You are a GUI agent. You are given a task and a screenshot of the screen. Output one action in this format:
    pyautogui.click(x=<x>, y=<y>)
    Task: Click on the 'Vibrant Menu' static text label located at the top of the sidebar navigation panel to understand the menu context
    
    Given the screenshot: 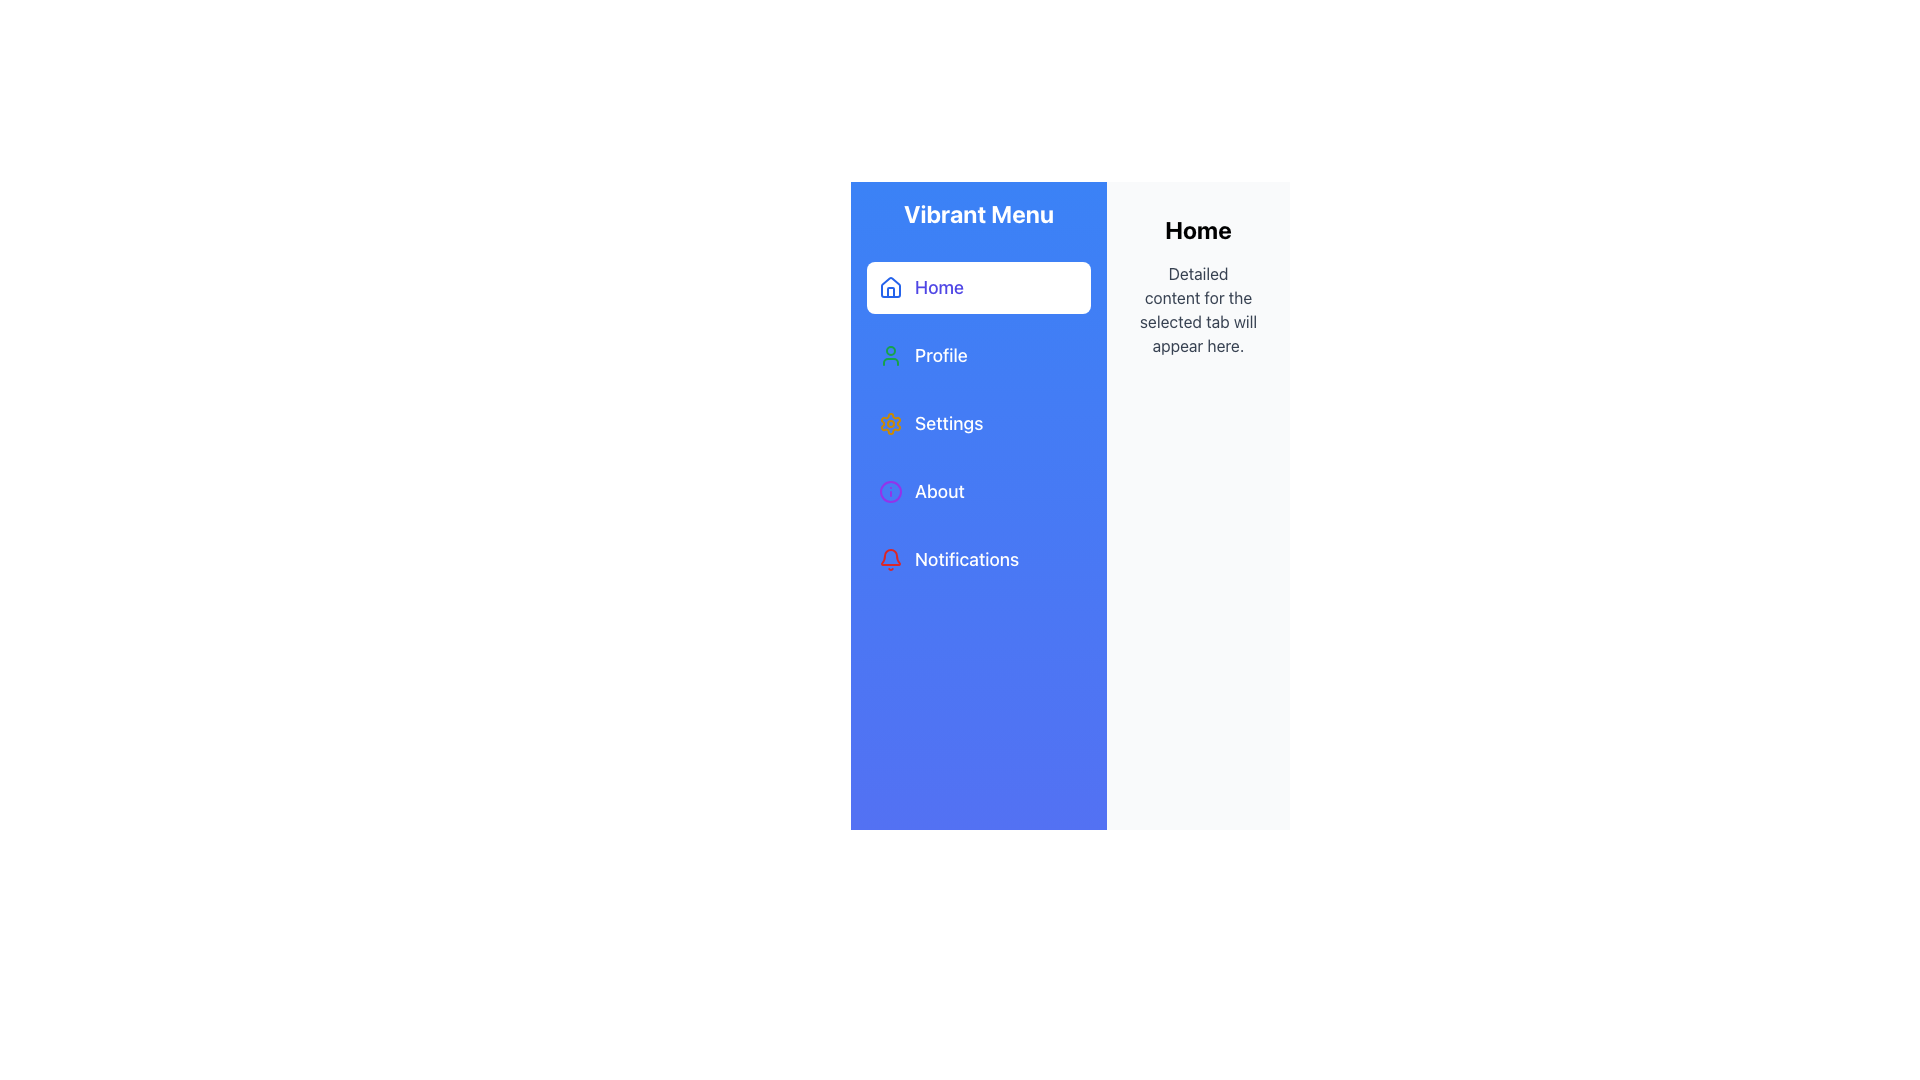 What is the action you would take?
    pyautogui.click(x=979, y=213)
    